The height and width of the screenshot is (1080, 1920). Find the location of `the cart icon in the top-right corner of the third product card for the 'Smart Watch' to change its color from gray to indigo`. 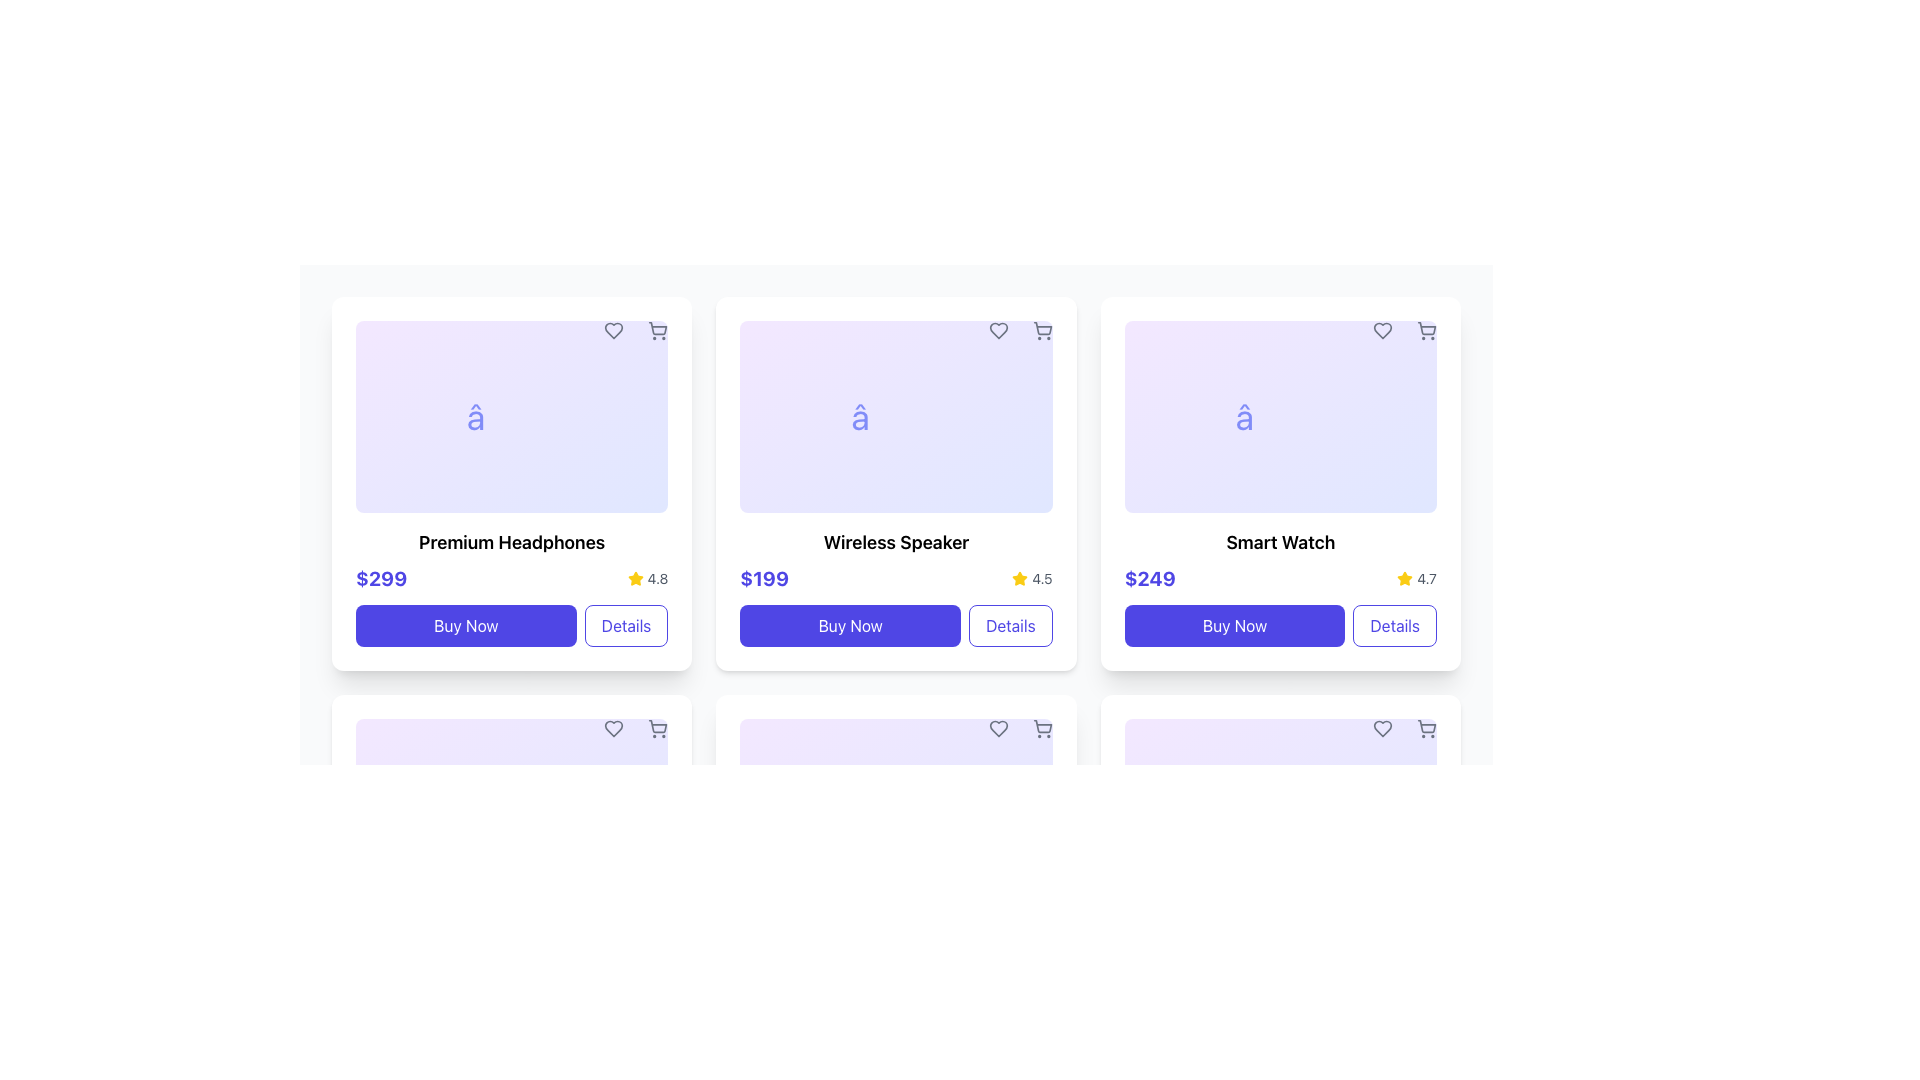

the cart icon in the top-right corner of the third product card for the 'Smart Watch' to change its color from gray to indigo is located at coordinates (1425, 330).